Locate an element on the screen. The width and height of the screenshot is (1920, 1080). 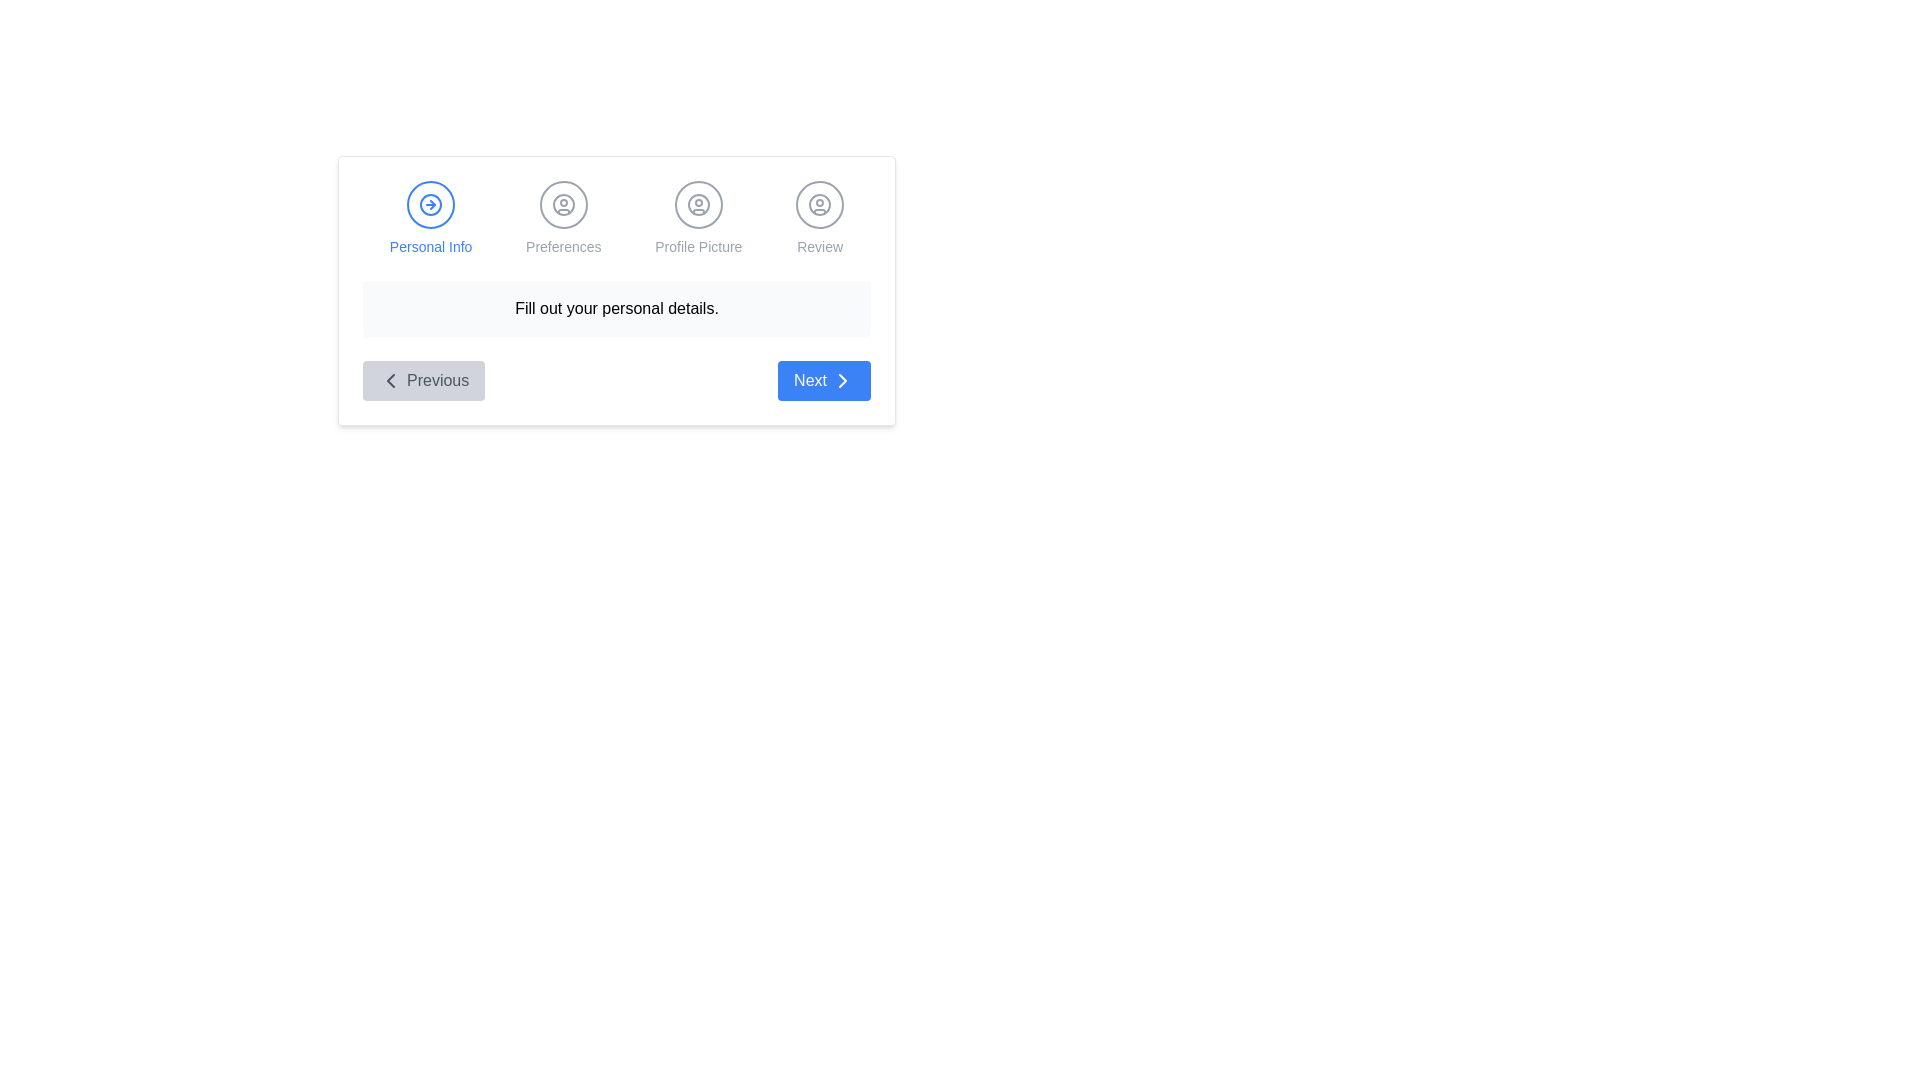
the 'Profile Picture' label element located beneath the circular avatar icon in the multi-step form header is located at coordinates (698, 245).